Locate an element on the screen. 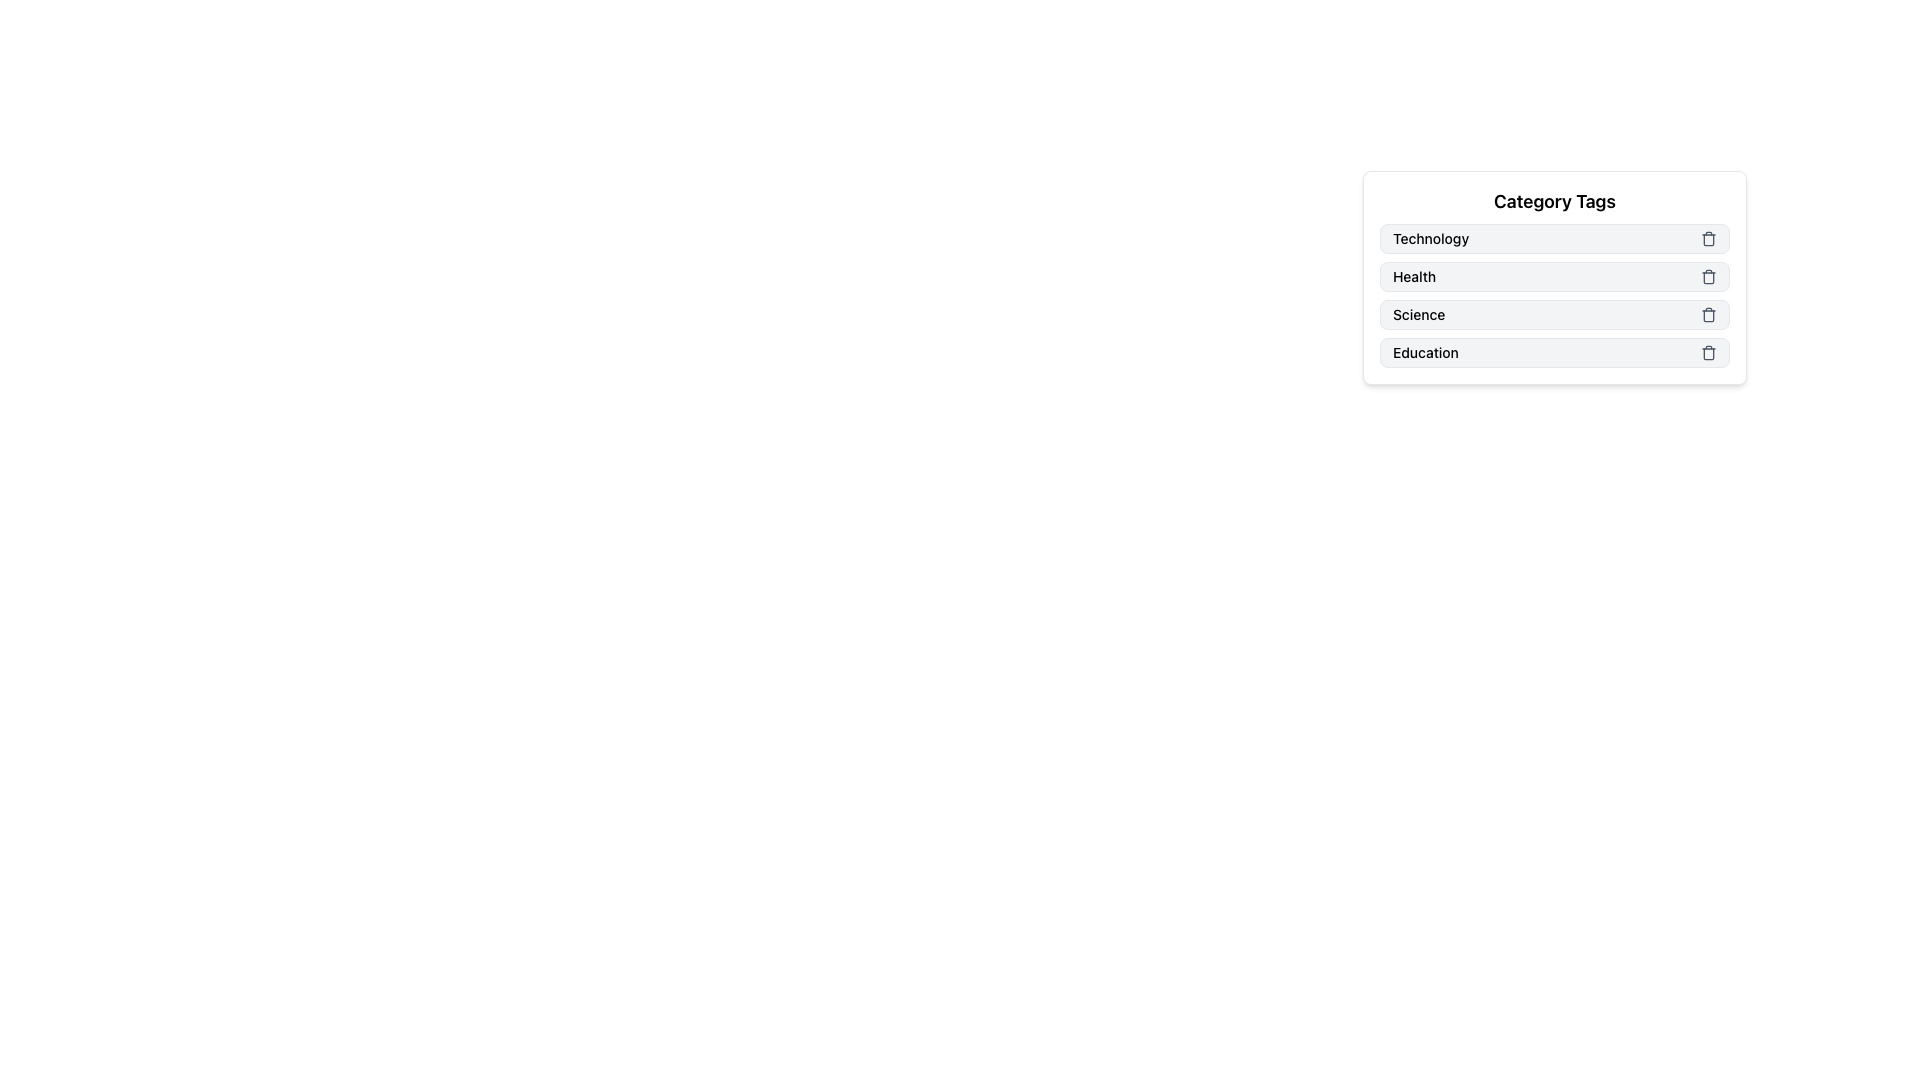  the 'Science' text label in the 'Category Tags' section is located at coordinates (1418, 315).